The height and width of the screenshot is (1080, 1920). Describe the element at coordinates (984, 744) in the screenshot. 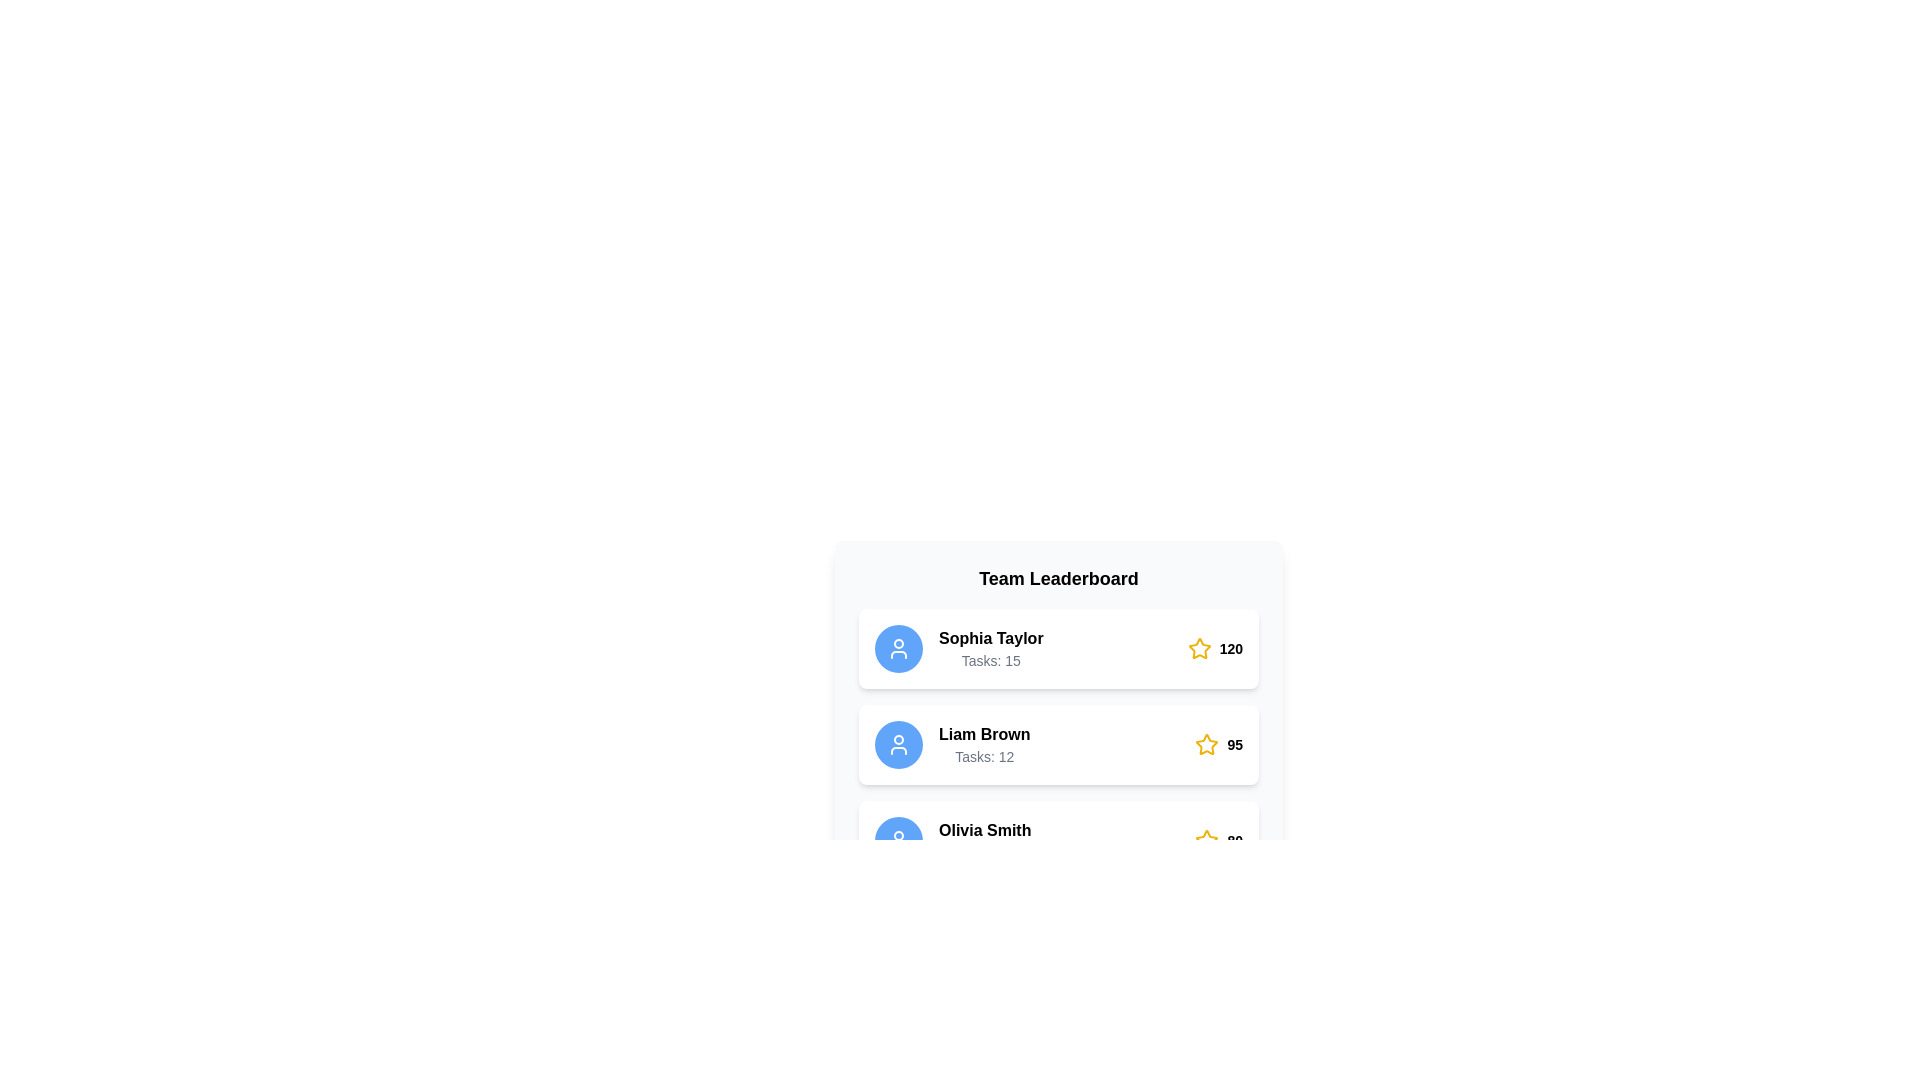

I see `the text block displaying the name 'Liam Brown' and the task count 'Tasks: 12' in the Team Leaderboard section, located between the blue user icon and the yellow star icon` at that location.